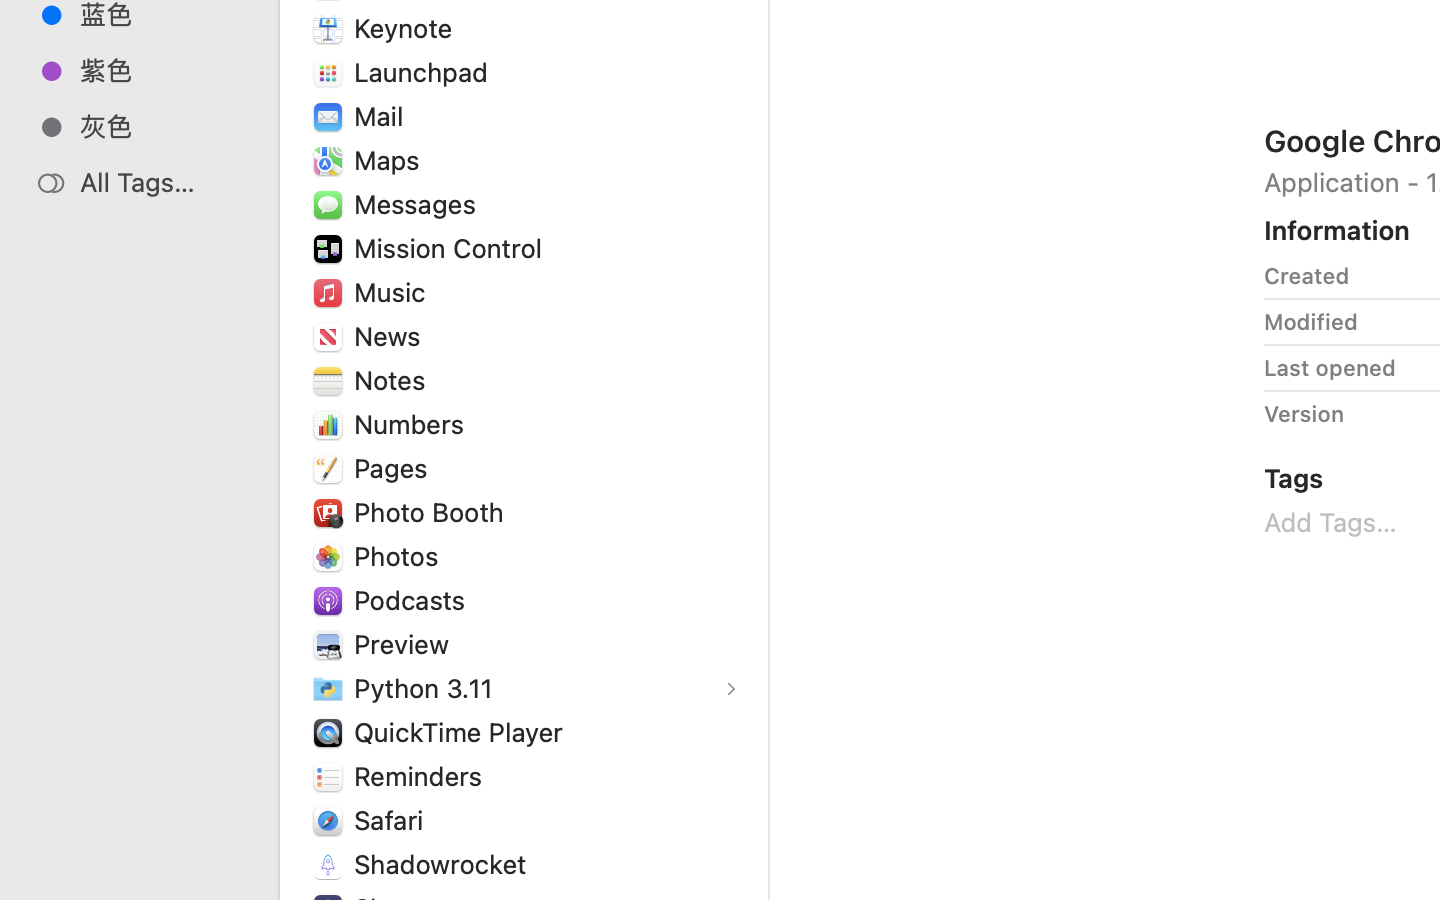  Describe the element at coordinates (1304, 414) in the screenshot. I see `'Version'` at that location.